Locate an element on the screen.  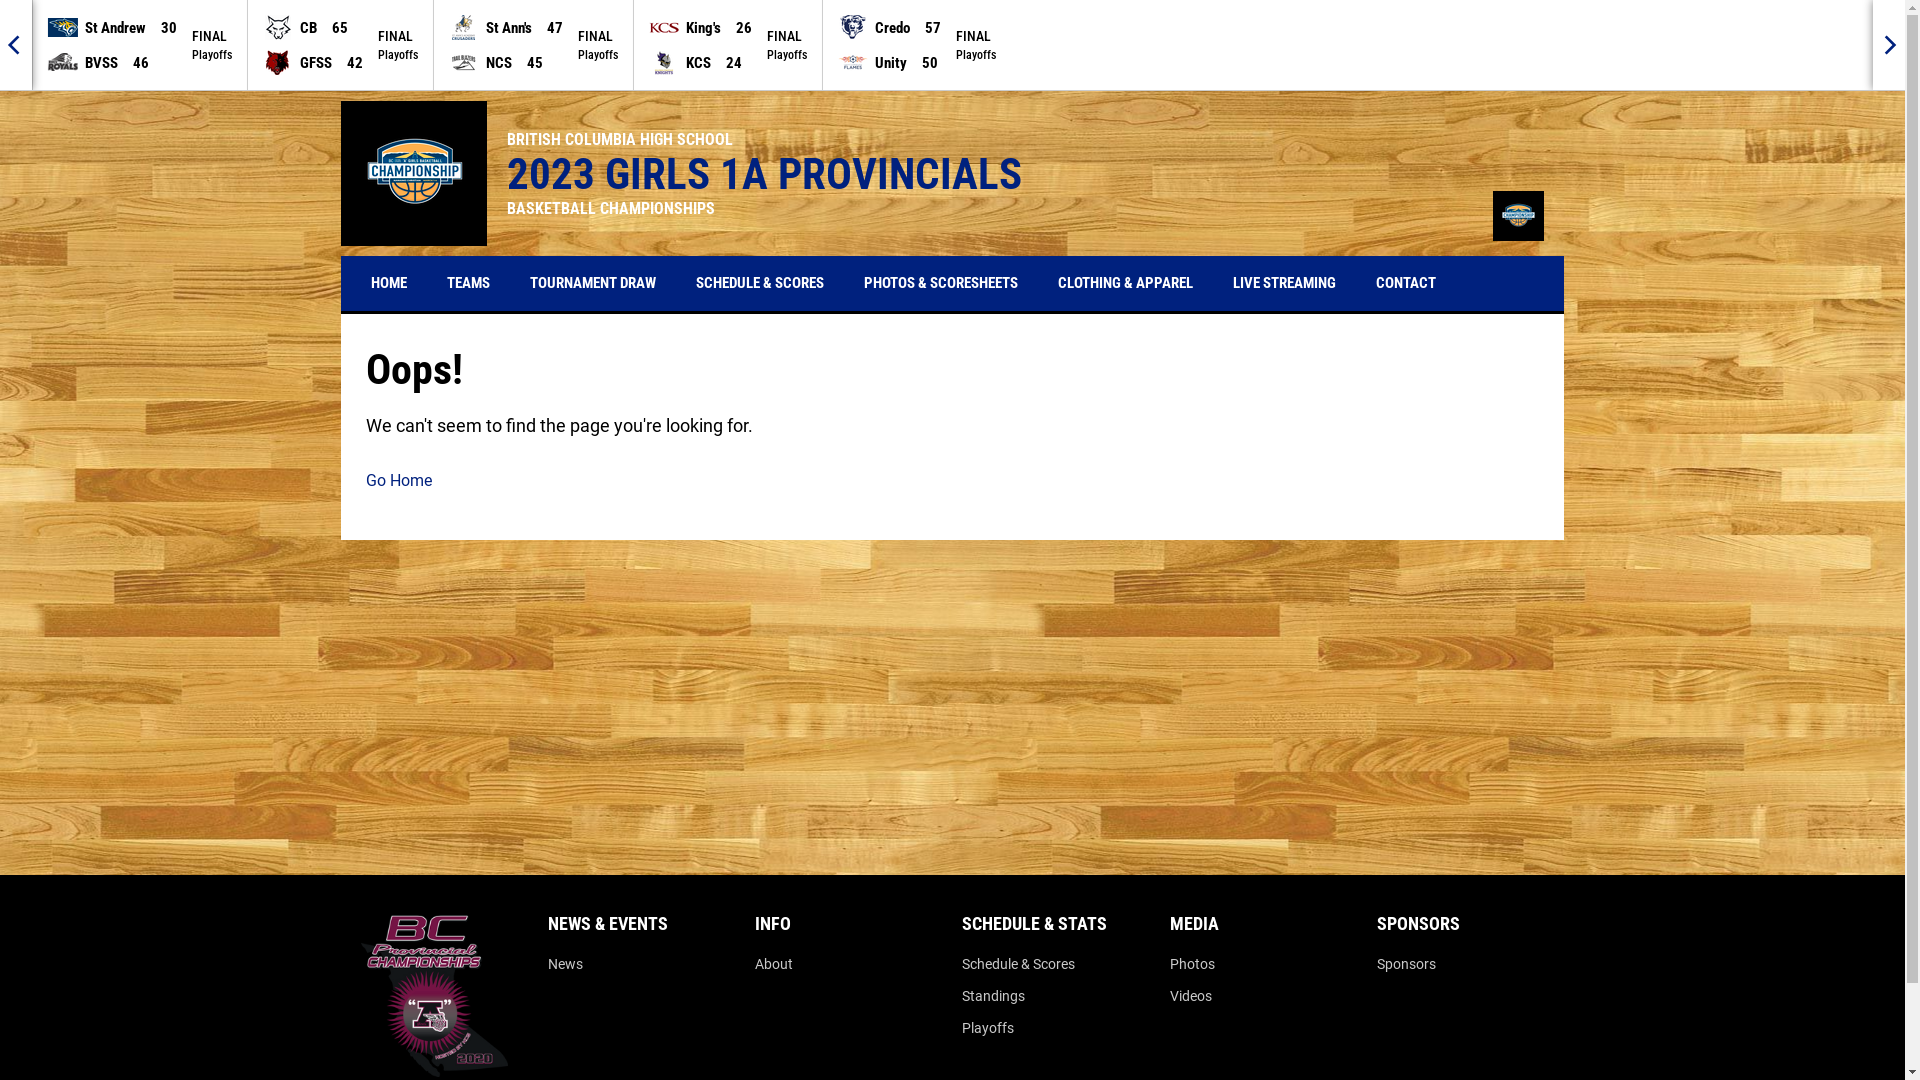
'HOME' is located at coordinates (388, 283).